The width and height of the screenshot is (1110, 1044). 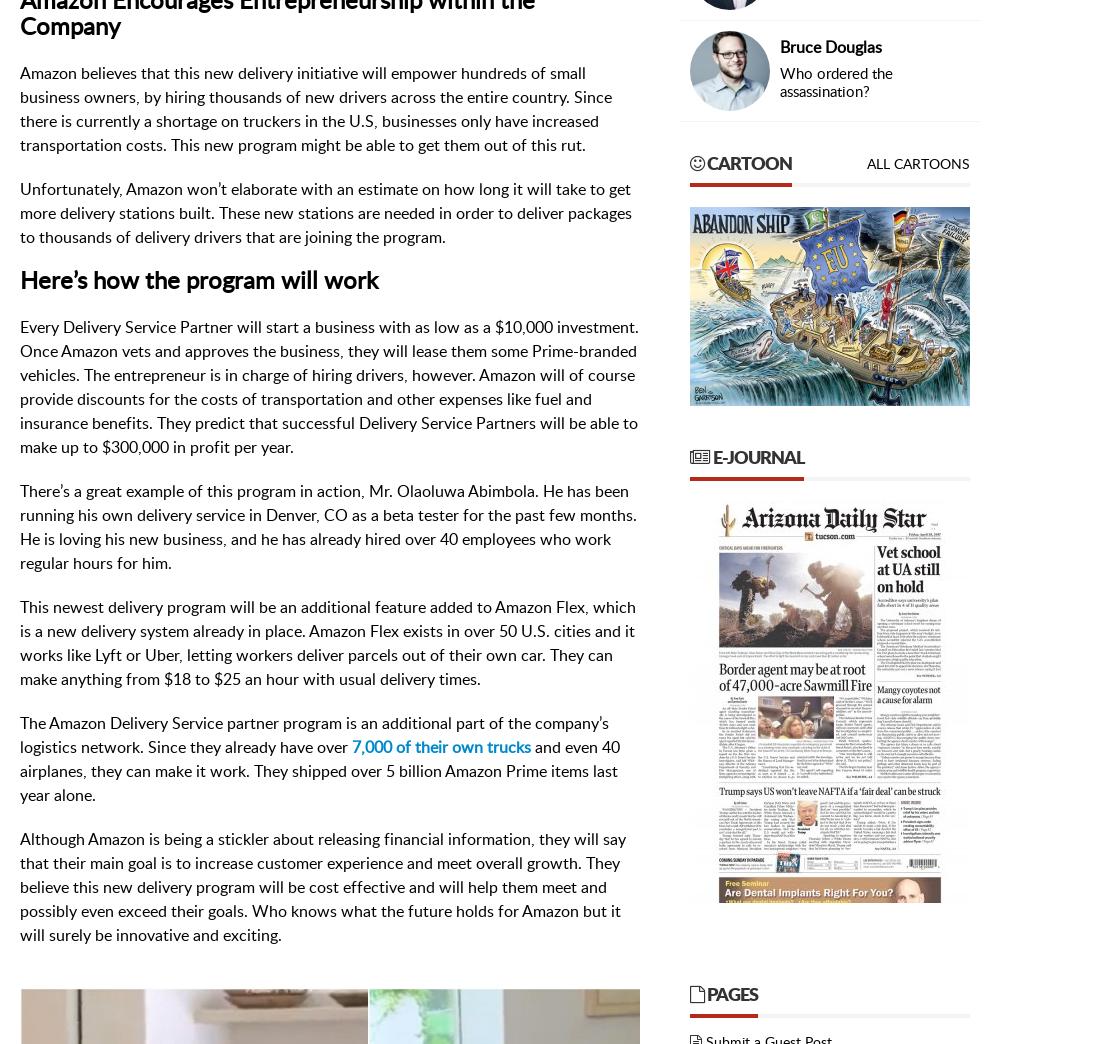 I want to click on 'Bruce Douglas', so click(x=830, y=47).